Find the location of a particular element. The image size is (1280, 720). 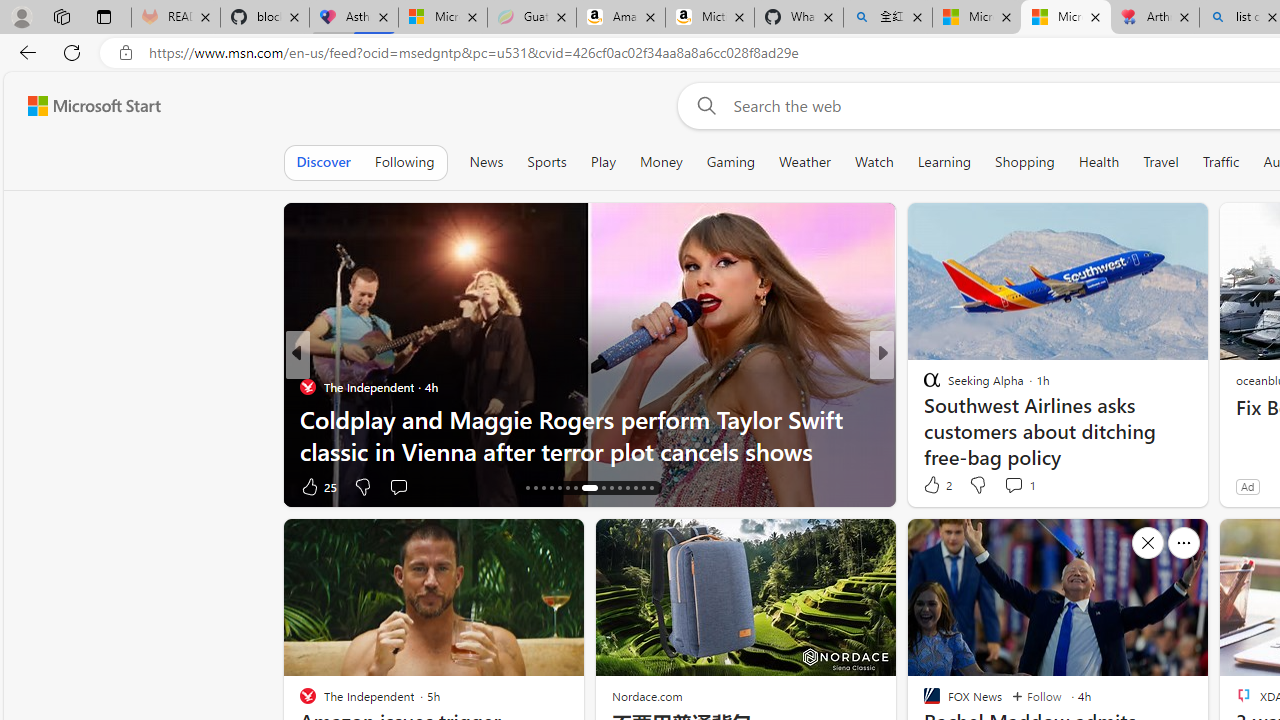

'Weather' is located at coordinates (805, 161).